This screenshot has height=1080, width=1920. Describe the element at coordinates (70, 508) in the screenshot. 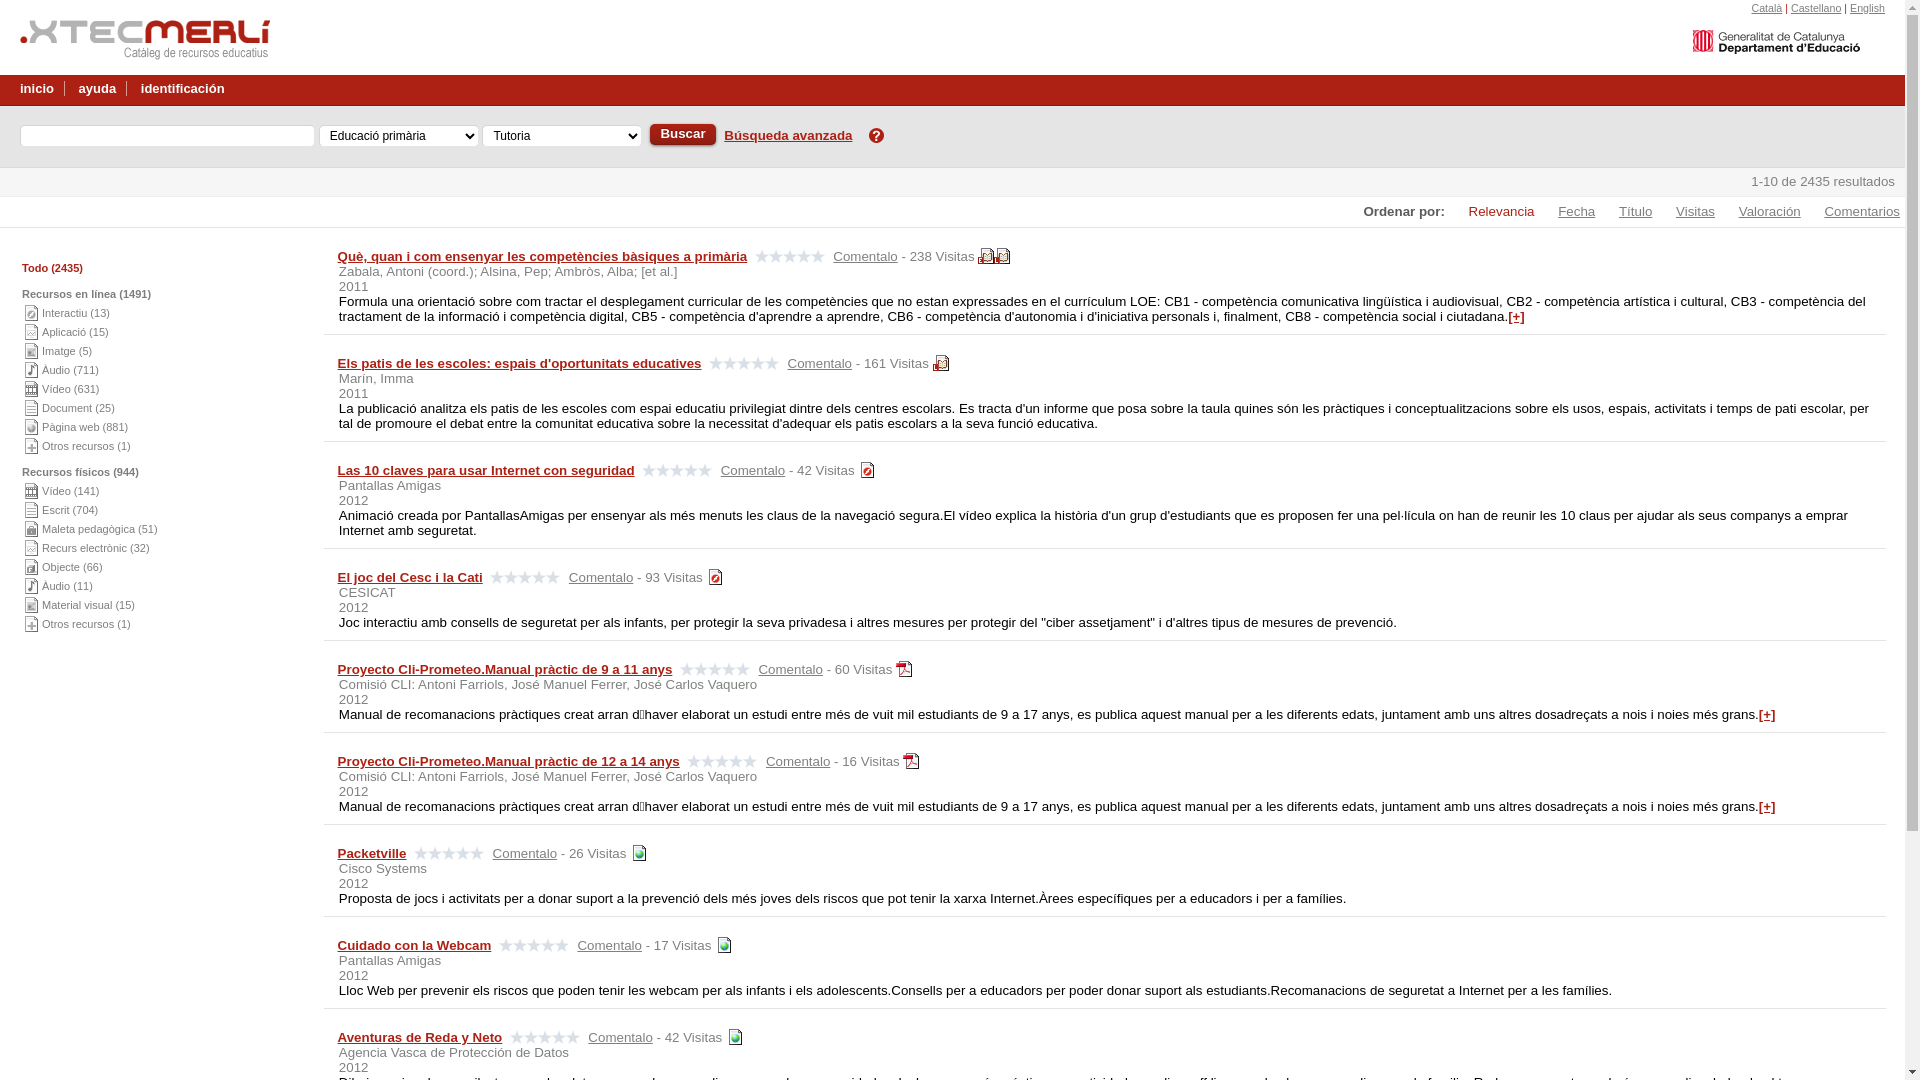

I see `'Escrit (704)'` at that location.